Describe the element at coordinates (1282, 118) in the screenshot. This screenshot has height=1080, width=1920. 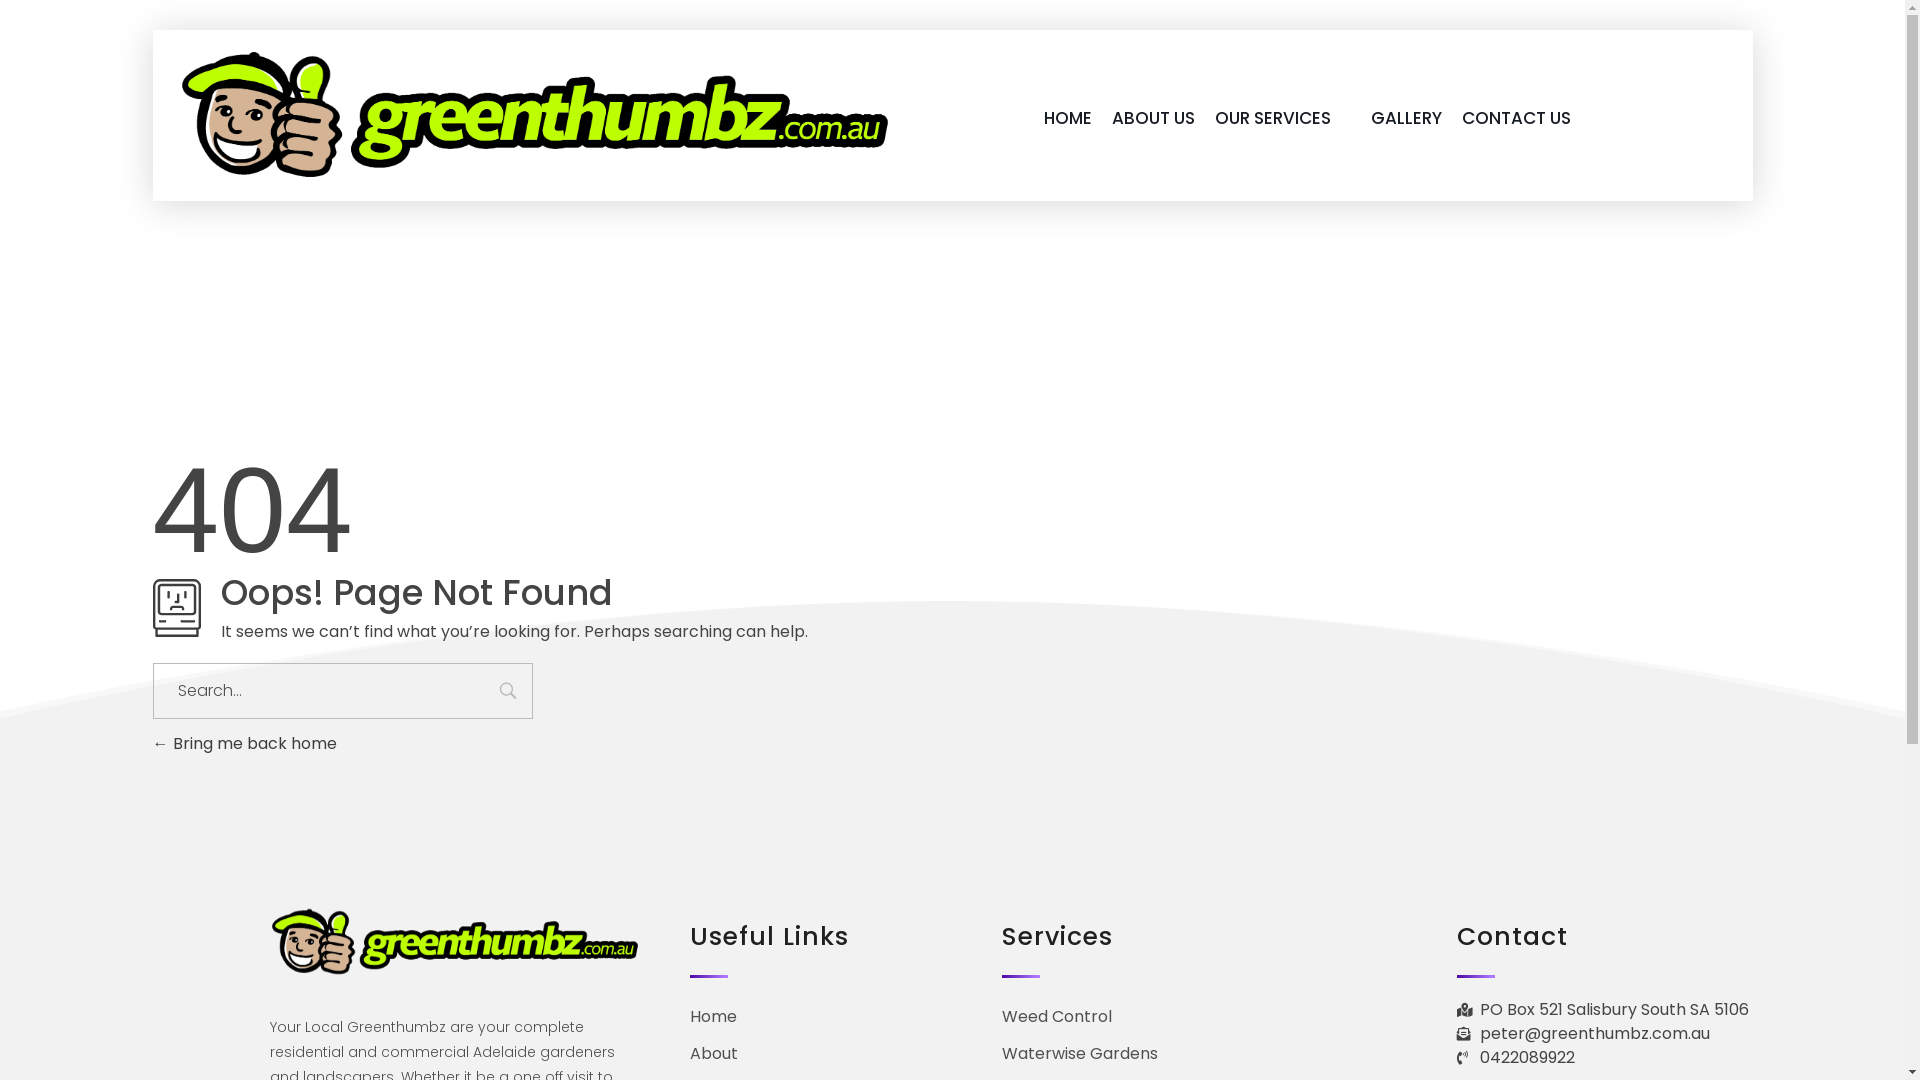
I see `'OUR SERVICES'` at that location.